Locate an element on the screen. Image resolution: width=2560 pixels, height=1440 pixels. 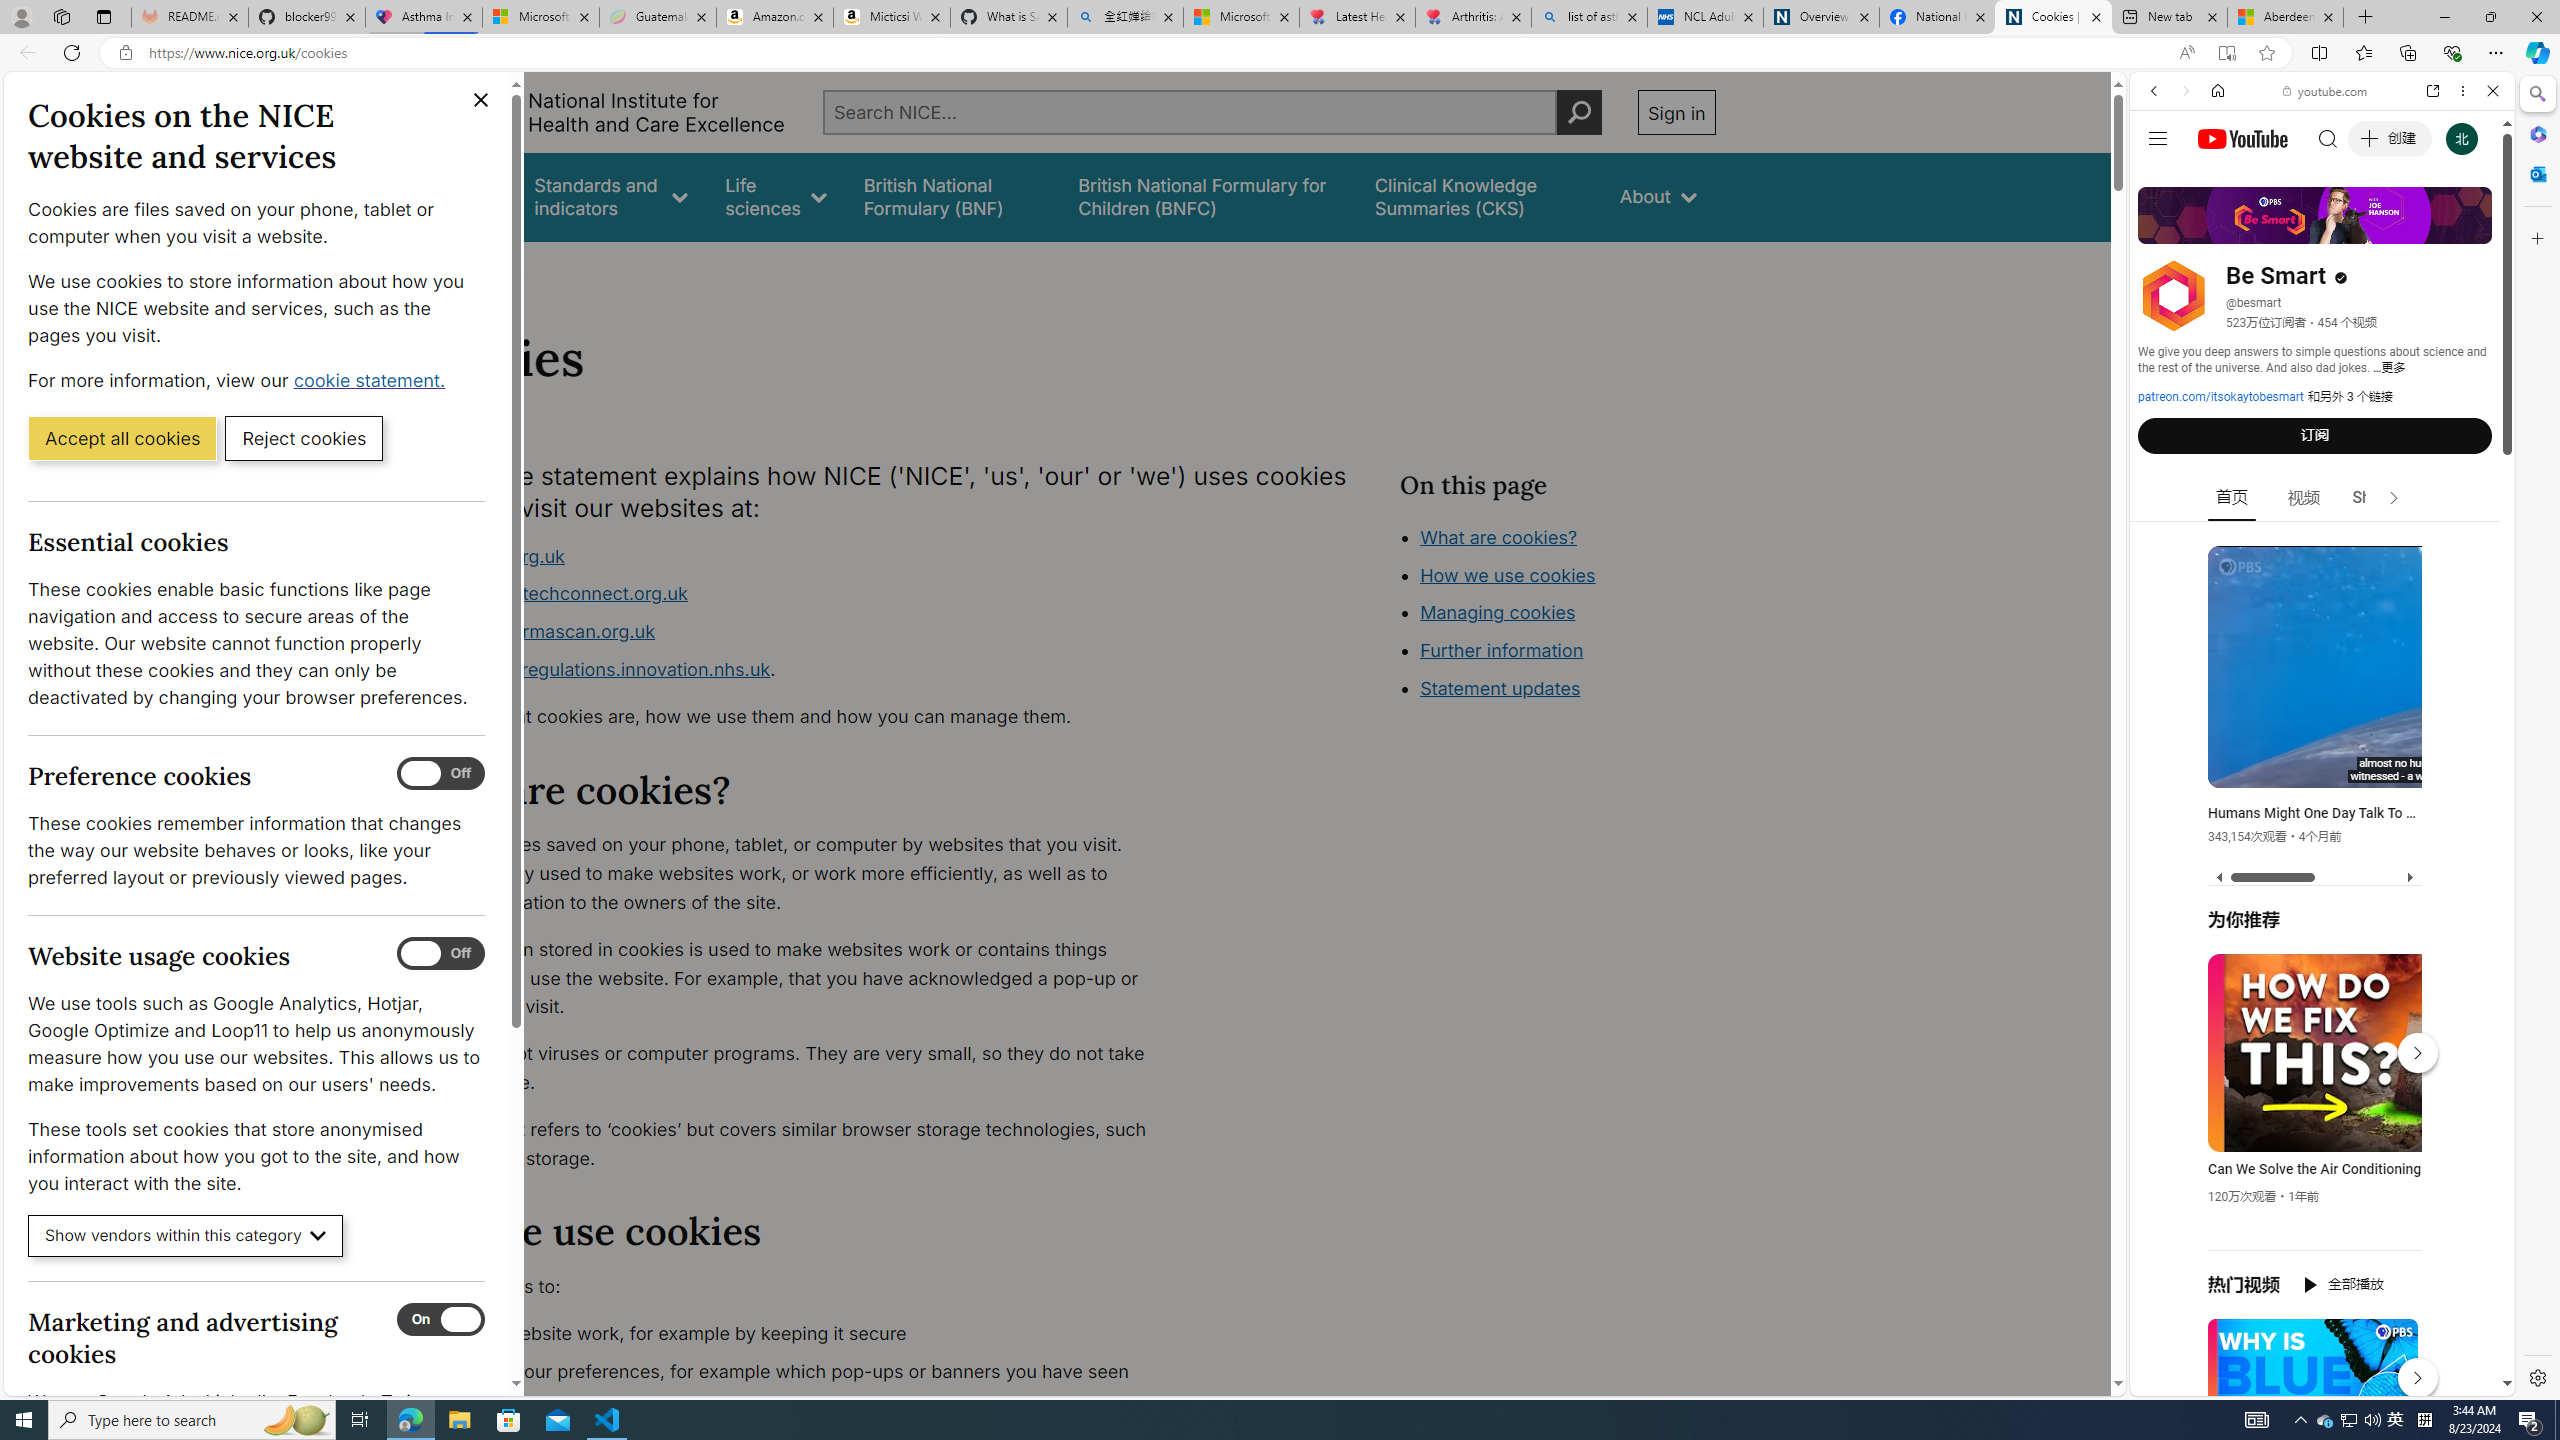
'Guidance' is located at coordinates (457, 196).